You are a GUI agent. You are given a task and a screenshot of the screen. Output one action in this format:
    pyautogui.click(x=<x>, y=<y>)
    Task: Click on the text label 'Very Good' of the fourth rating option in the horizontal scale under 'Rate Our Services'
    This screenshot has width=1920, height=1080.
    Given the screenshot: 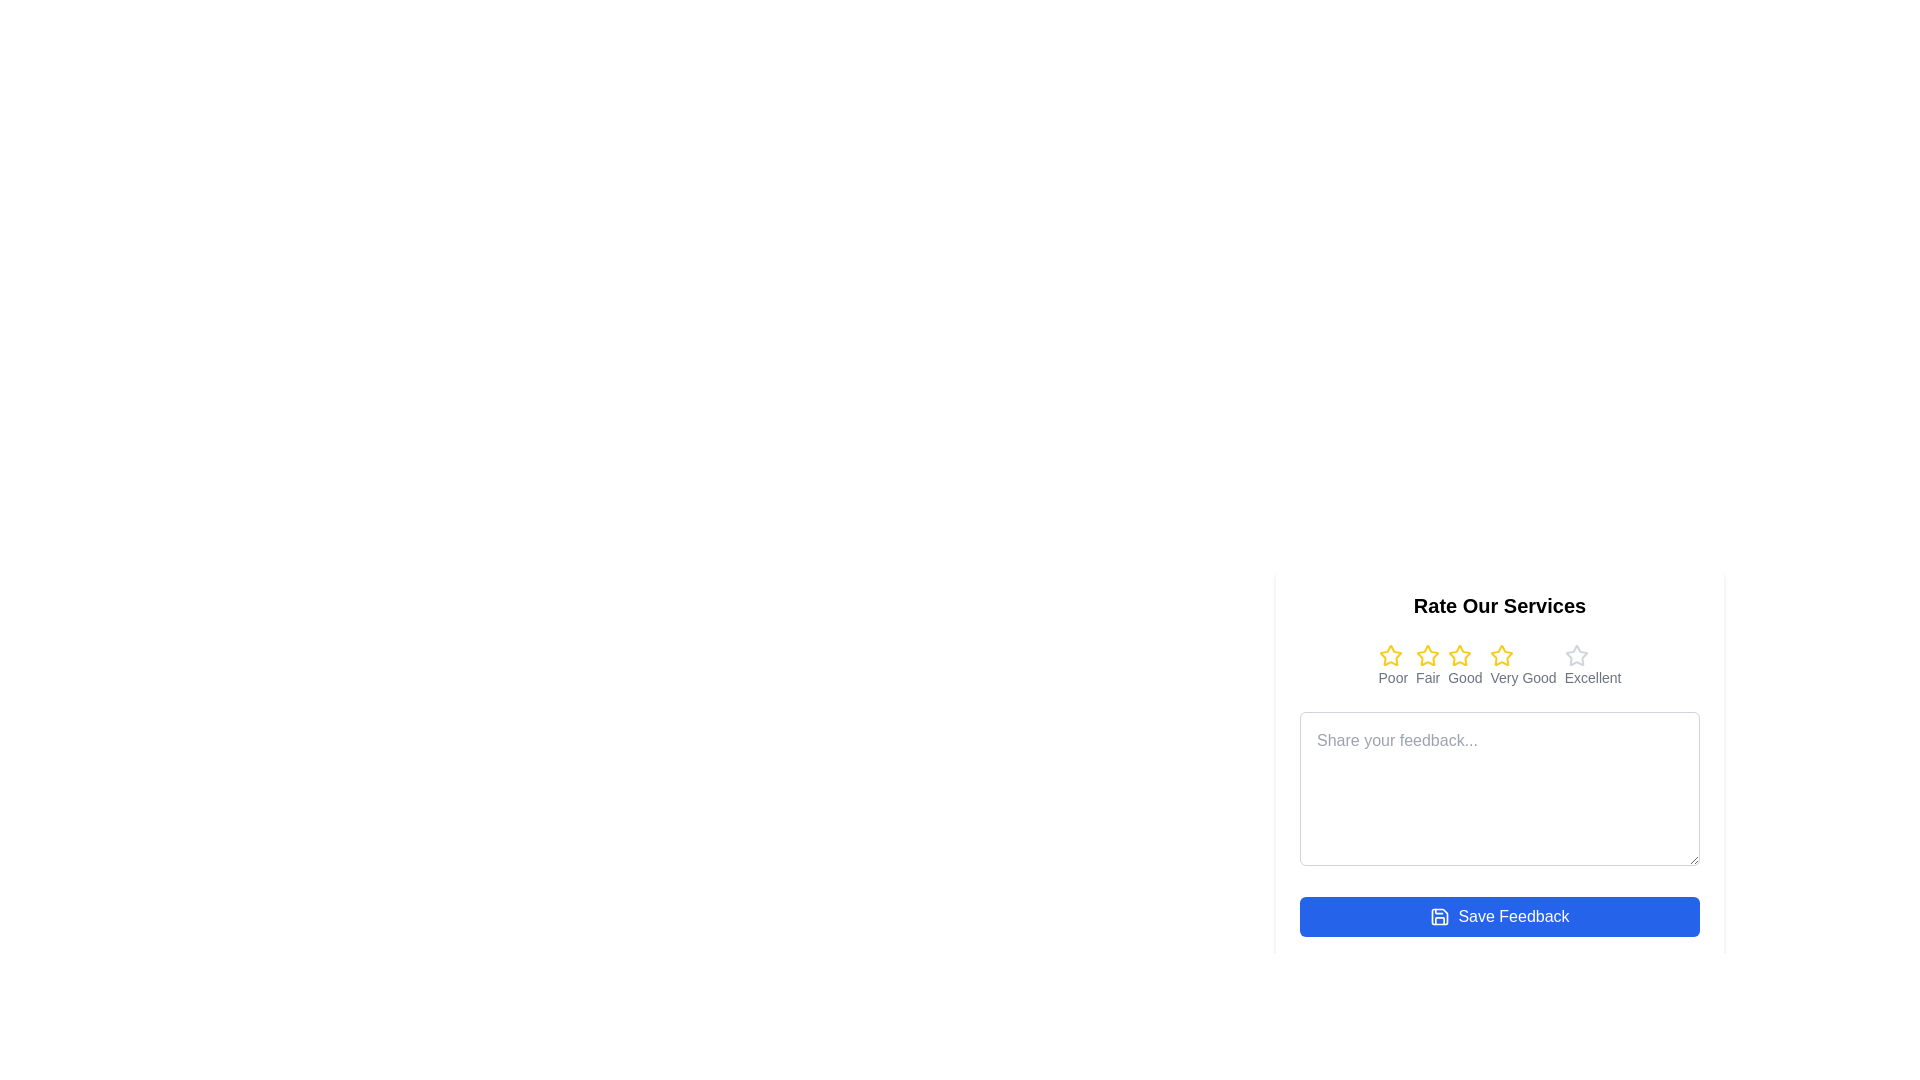 What is the action you would take?
    pyautogui.click(x=1522, y=666)
    